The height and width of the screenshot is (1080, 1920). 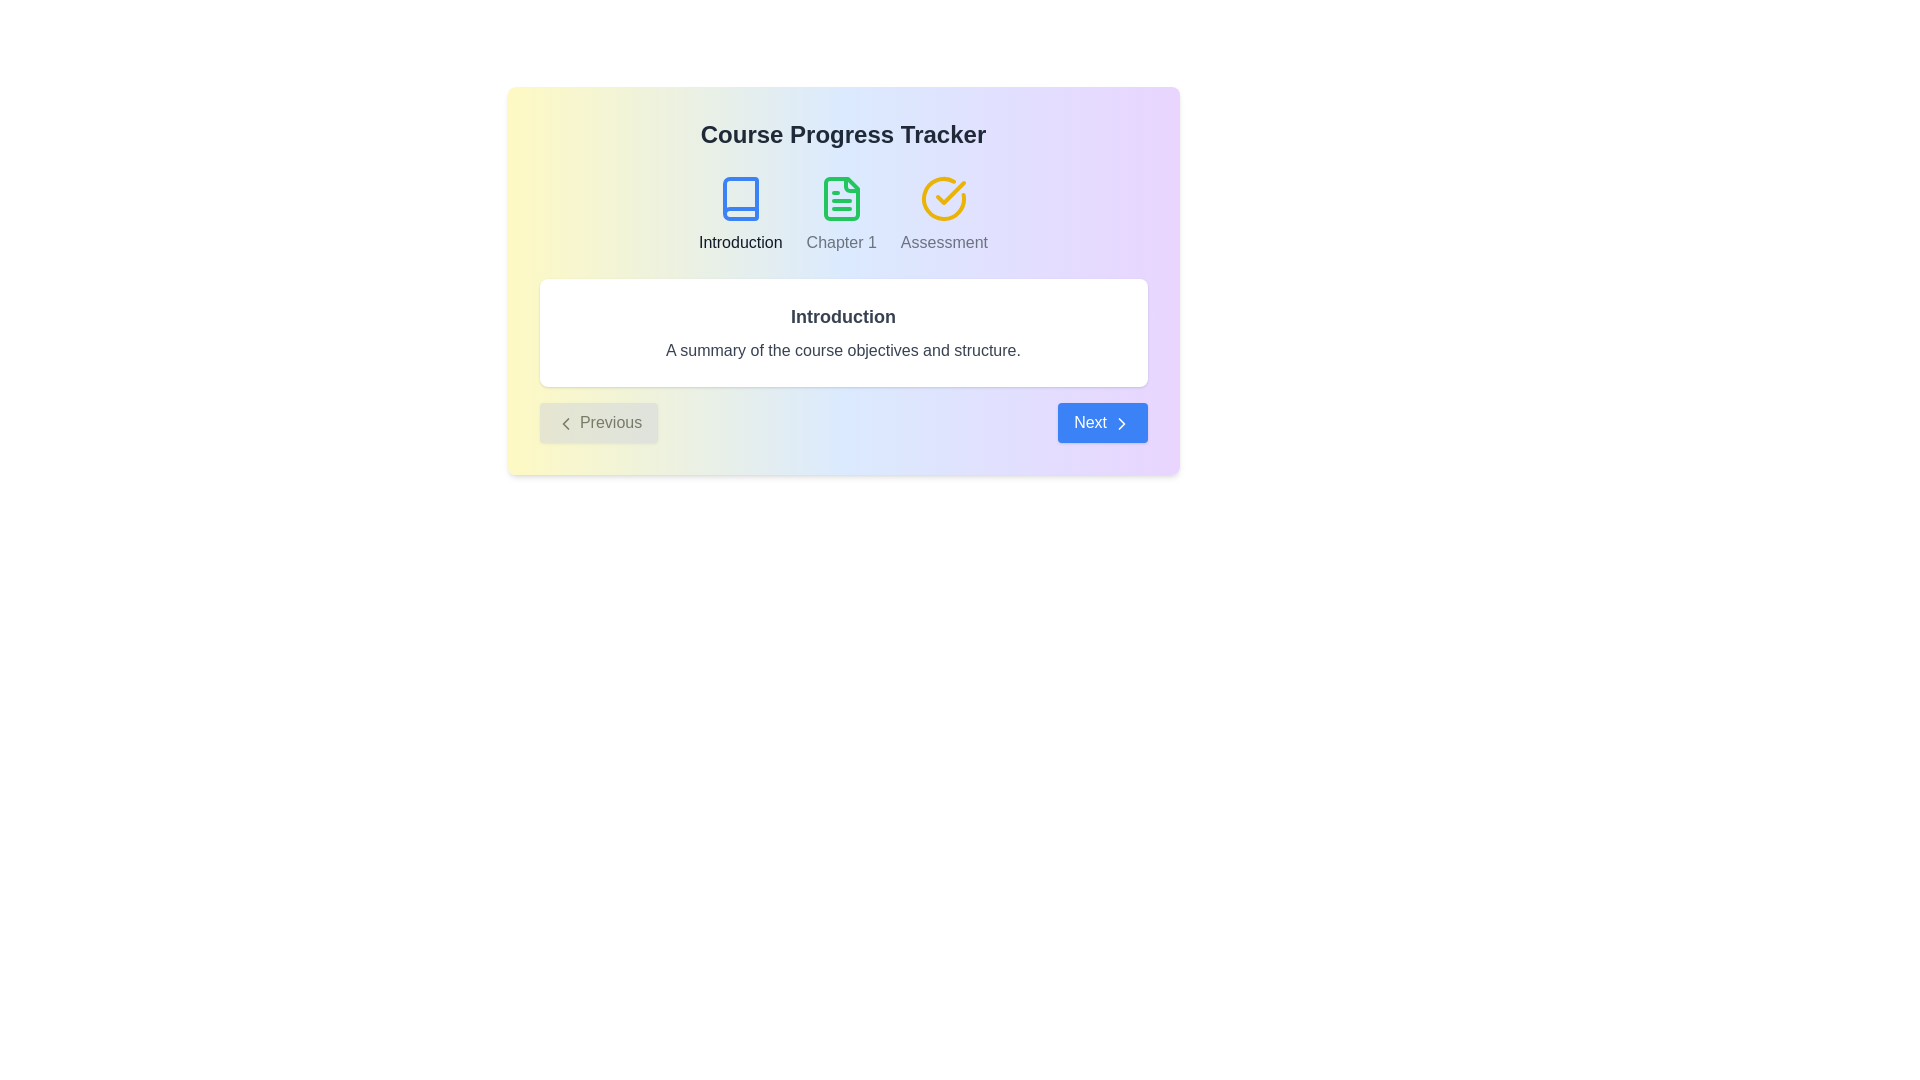 I want to click on the step labeled Assessment in the course progress stepper, so click(x=943, y=215).